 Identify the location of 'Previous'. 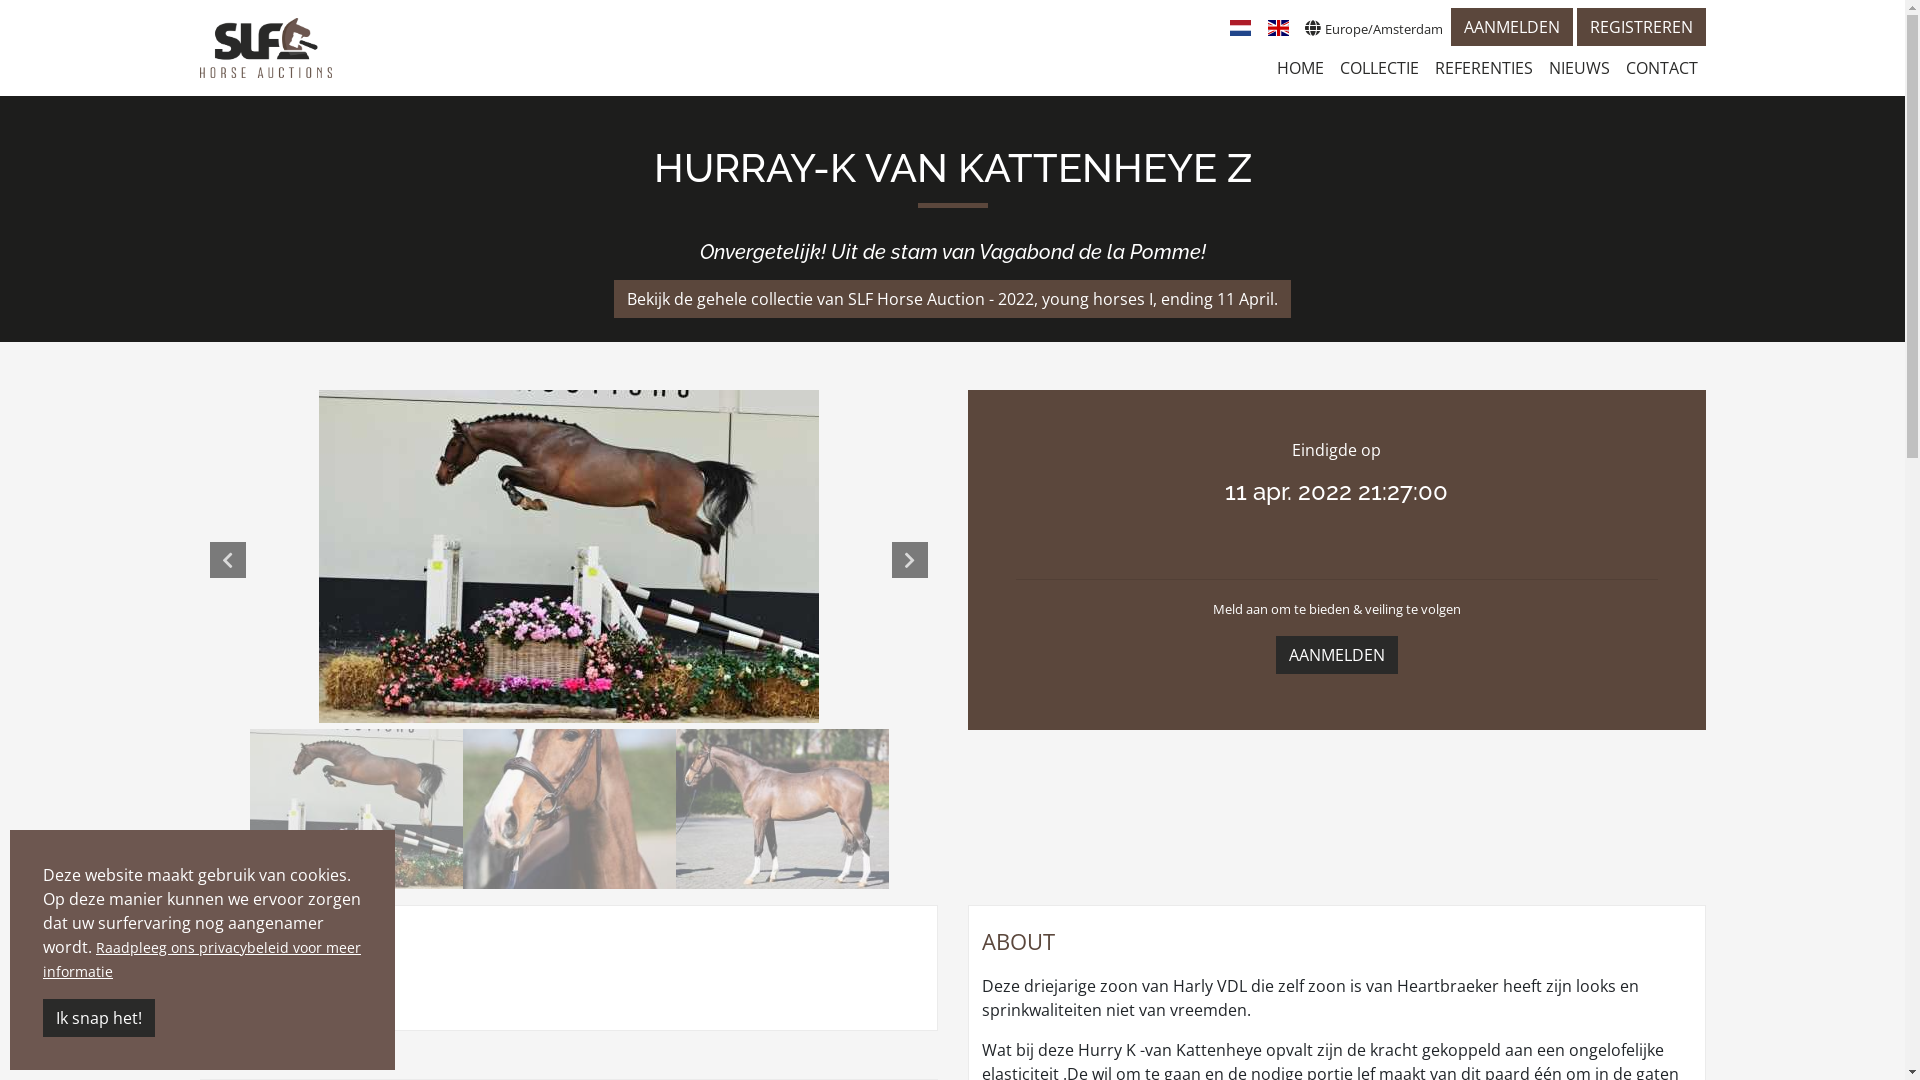
(227, 559).